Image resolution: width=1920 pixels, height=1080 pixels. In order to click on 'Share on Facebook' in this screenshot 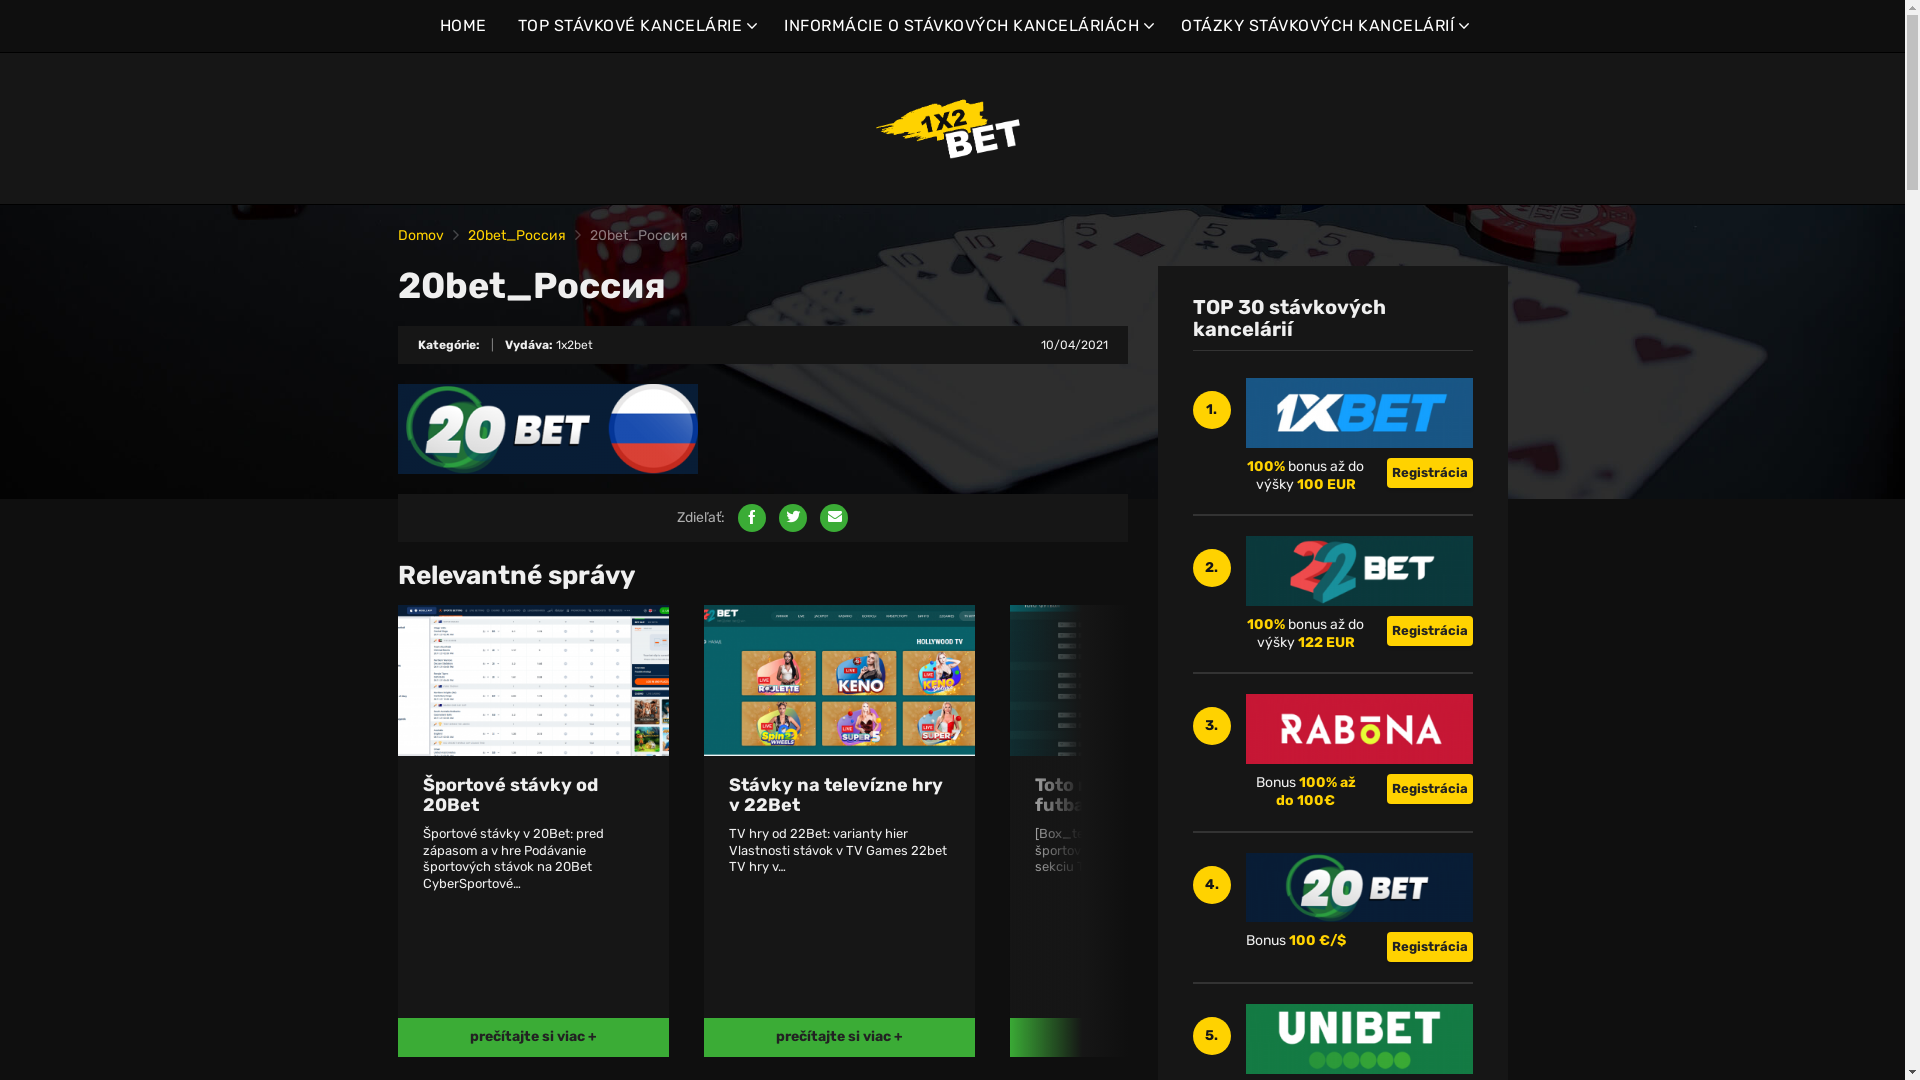, I will do `click(751, 516)`.